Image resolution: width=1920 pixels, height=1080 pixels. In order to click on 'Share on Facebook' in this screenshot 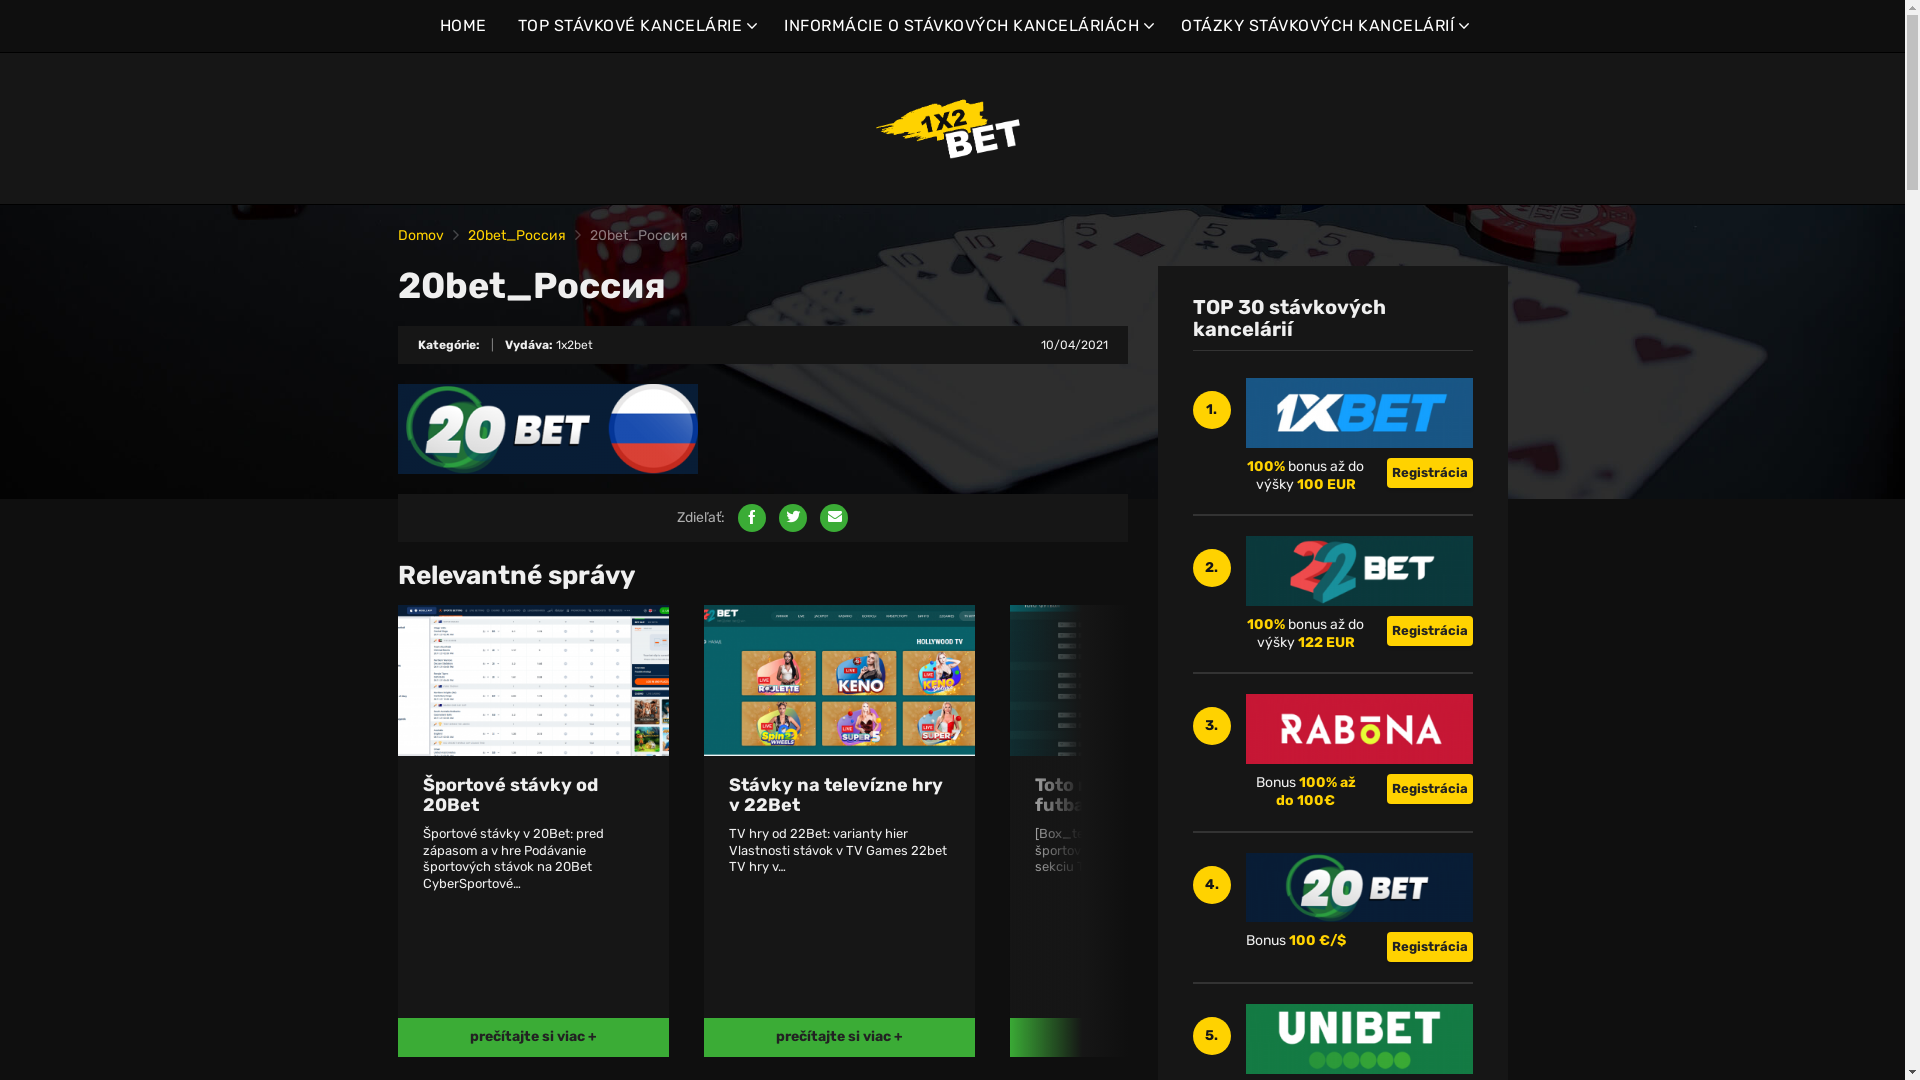, I will do `click(751, 516)`.